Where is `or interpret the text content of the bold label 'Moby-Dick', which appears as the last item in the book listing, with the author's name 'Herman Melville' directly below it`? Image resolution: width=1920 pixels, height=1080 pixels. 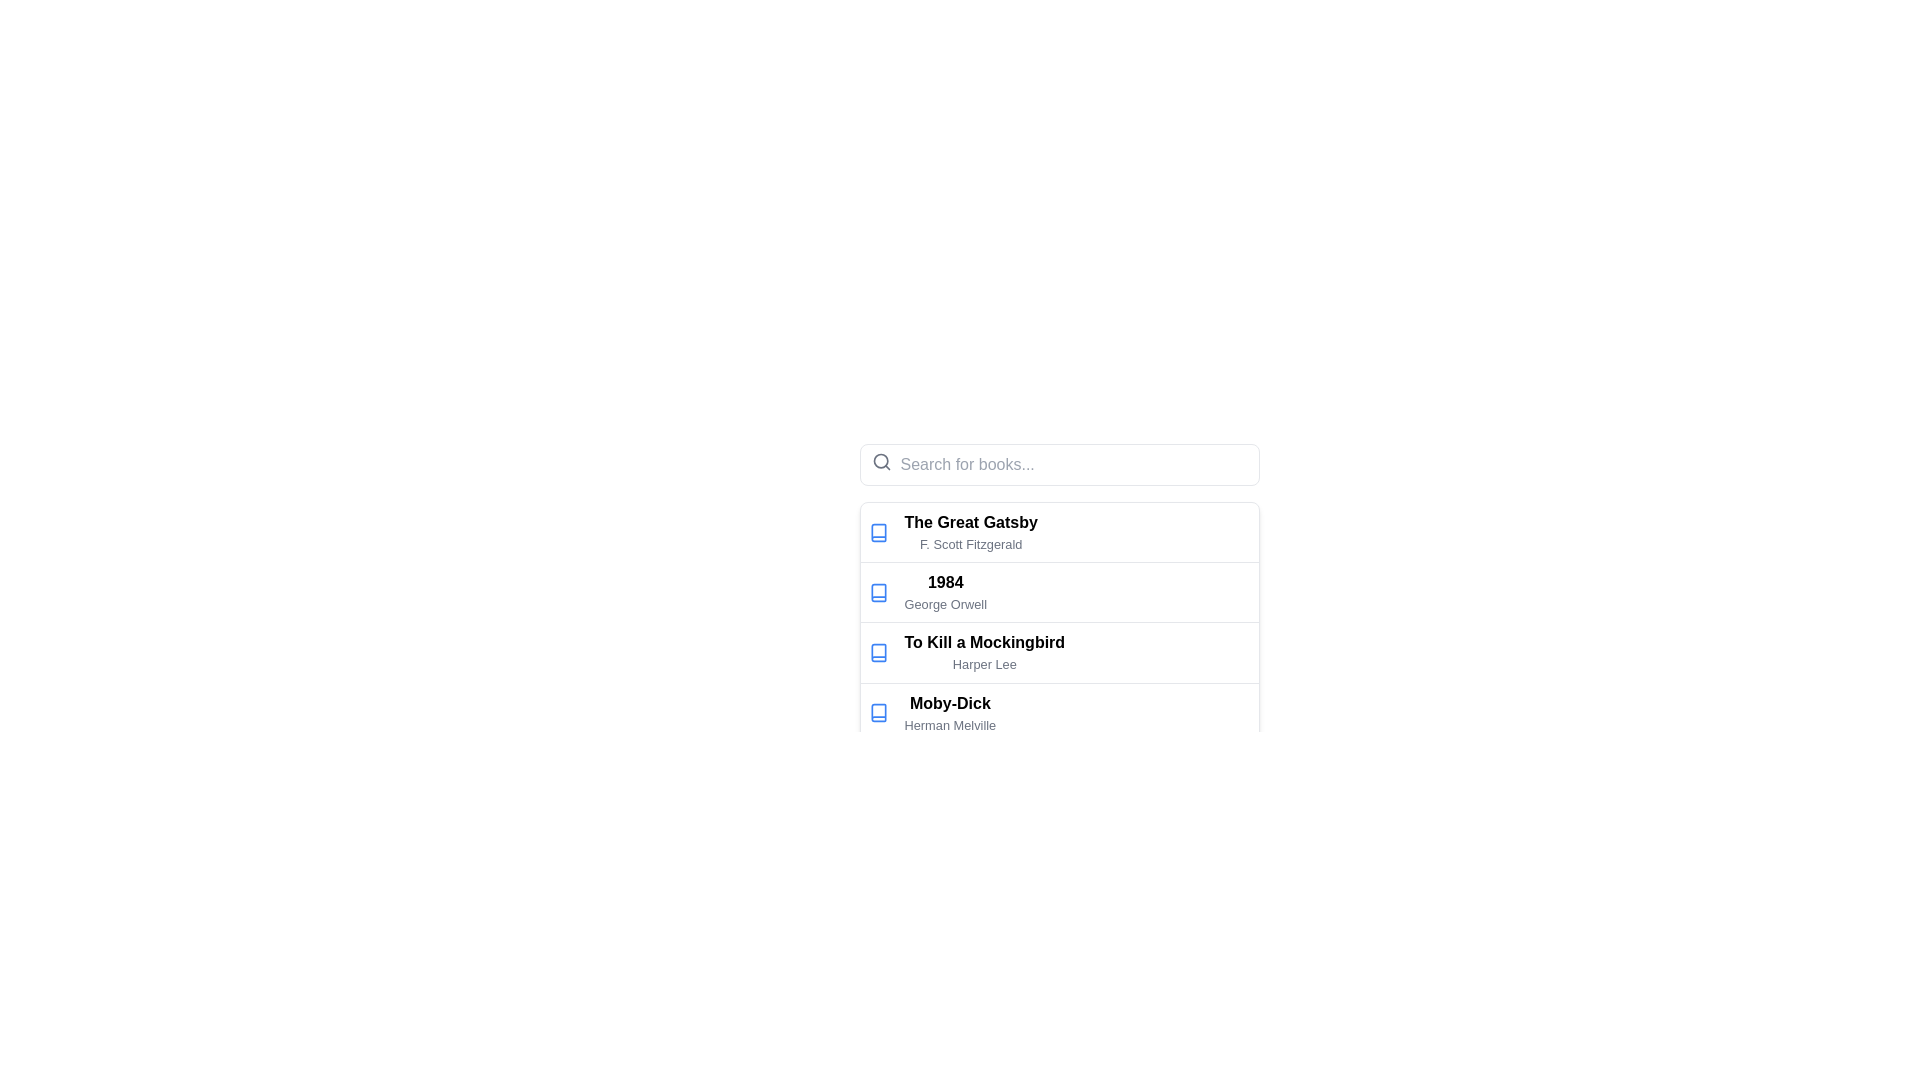 or interpret the text content of the bold label 'Moby-Dick', which appears as the last item in the book listing, with the author's name 'Herman Melville' directly below it is located at coordinates (949, 702).